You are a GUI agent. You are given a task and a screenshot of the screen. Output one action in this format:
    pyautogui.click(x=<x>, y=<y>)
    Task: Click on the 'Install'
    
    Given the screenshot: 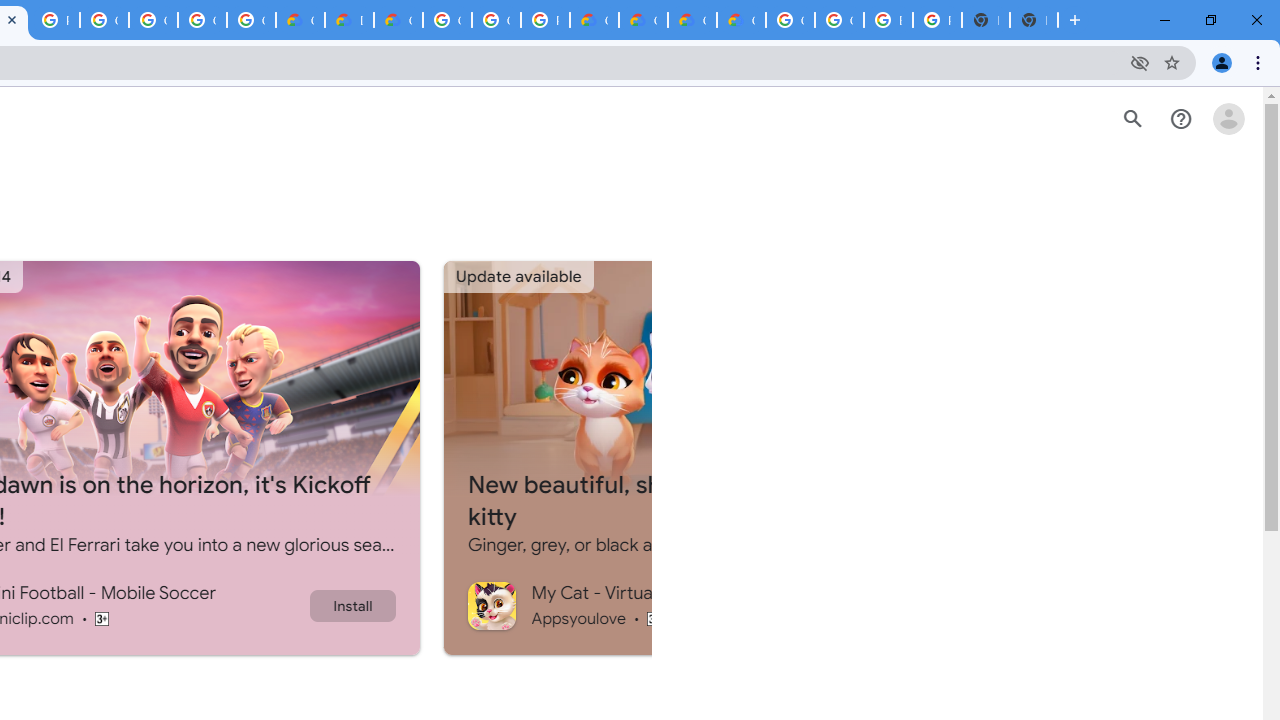 What is the action you would take?
    pyautogui.click(x=352, y=604)
    